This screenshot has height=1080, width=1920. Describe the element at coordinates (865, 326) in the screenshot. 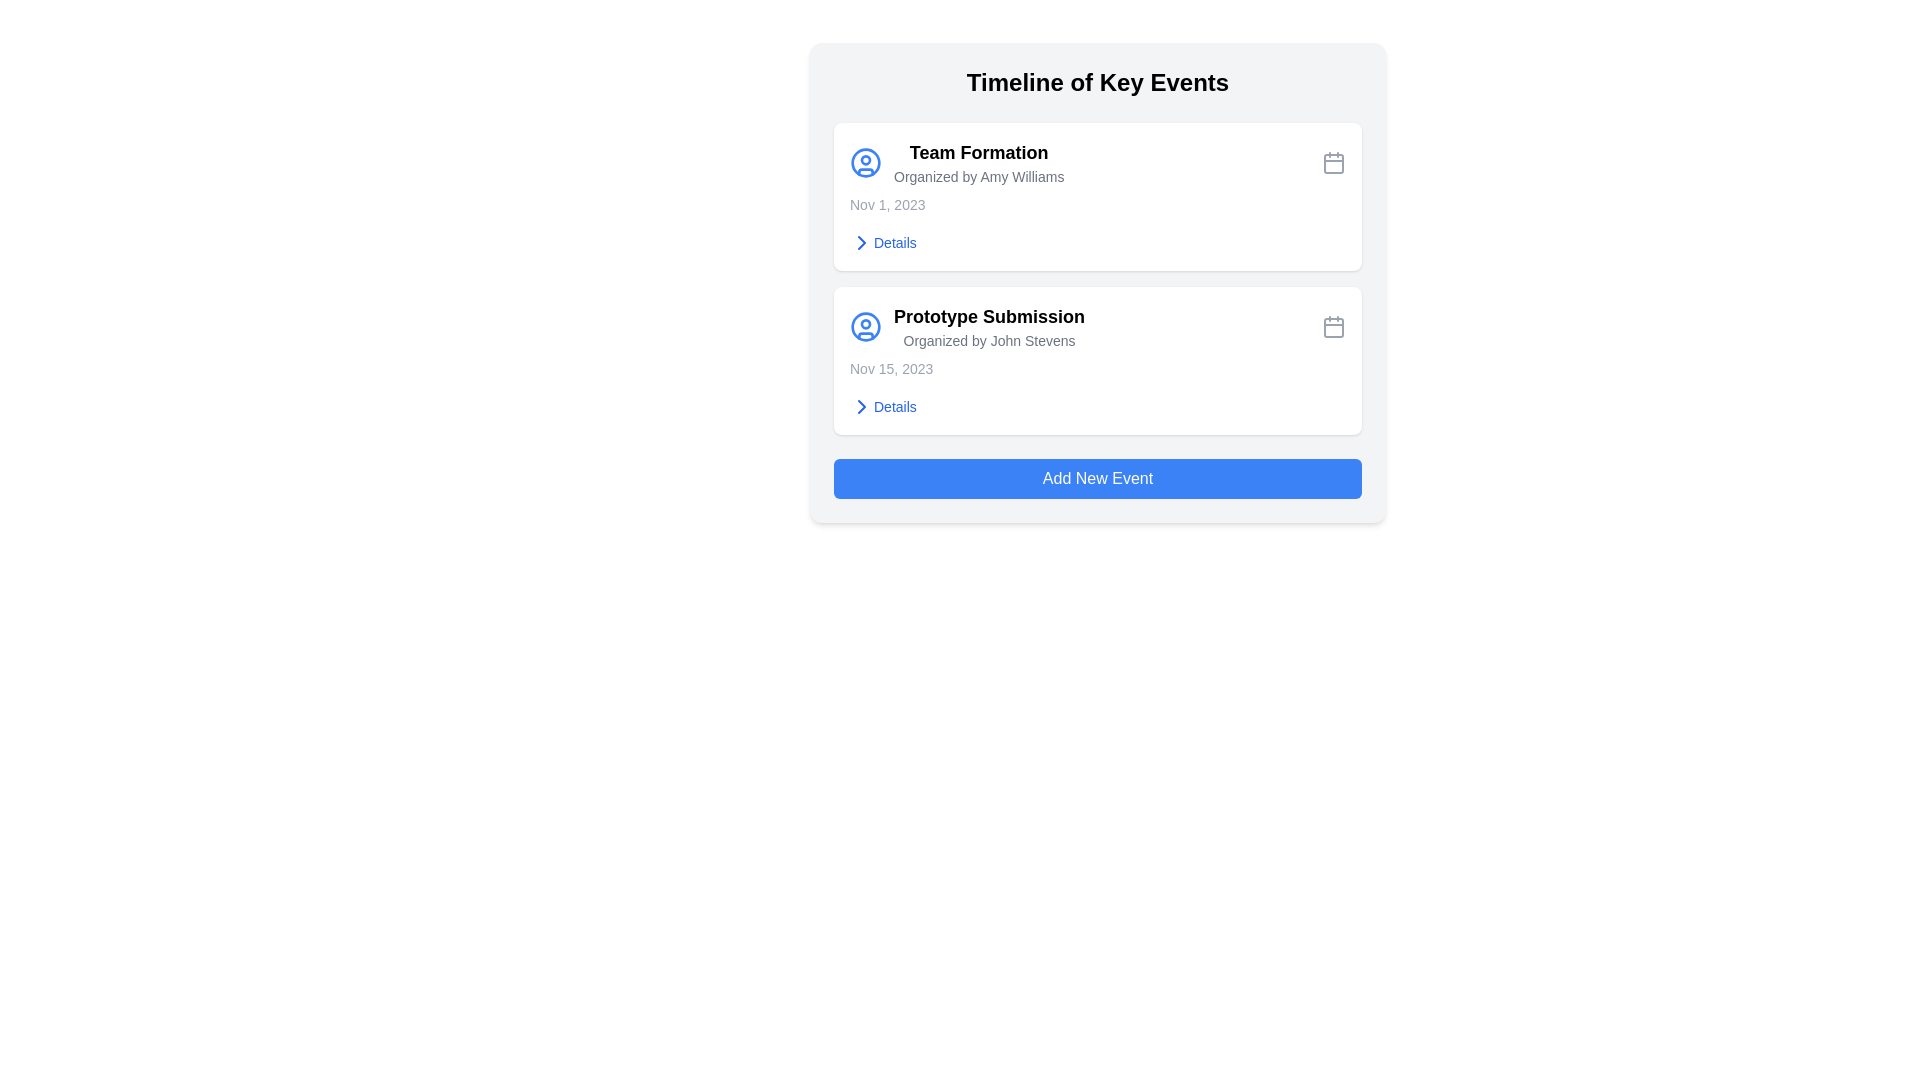

I see `the circular user icon with a thin blue outline and a profile symbol inside, located at the top-left corner of the 'Prototype Submission' card in the 'Timeline of Key Events' section` at that location.